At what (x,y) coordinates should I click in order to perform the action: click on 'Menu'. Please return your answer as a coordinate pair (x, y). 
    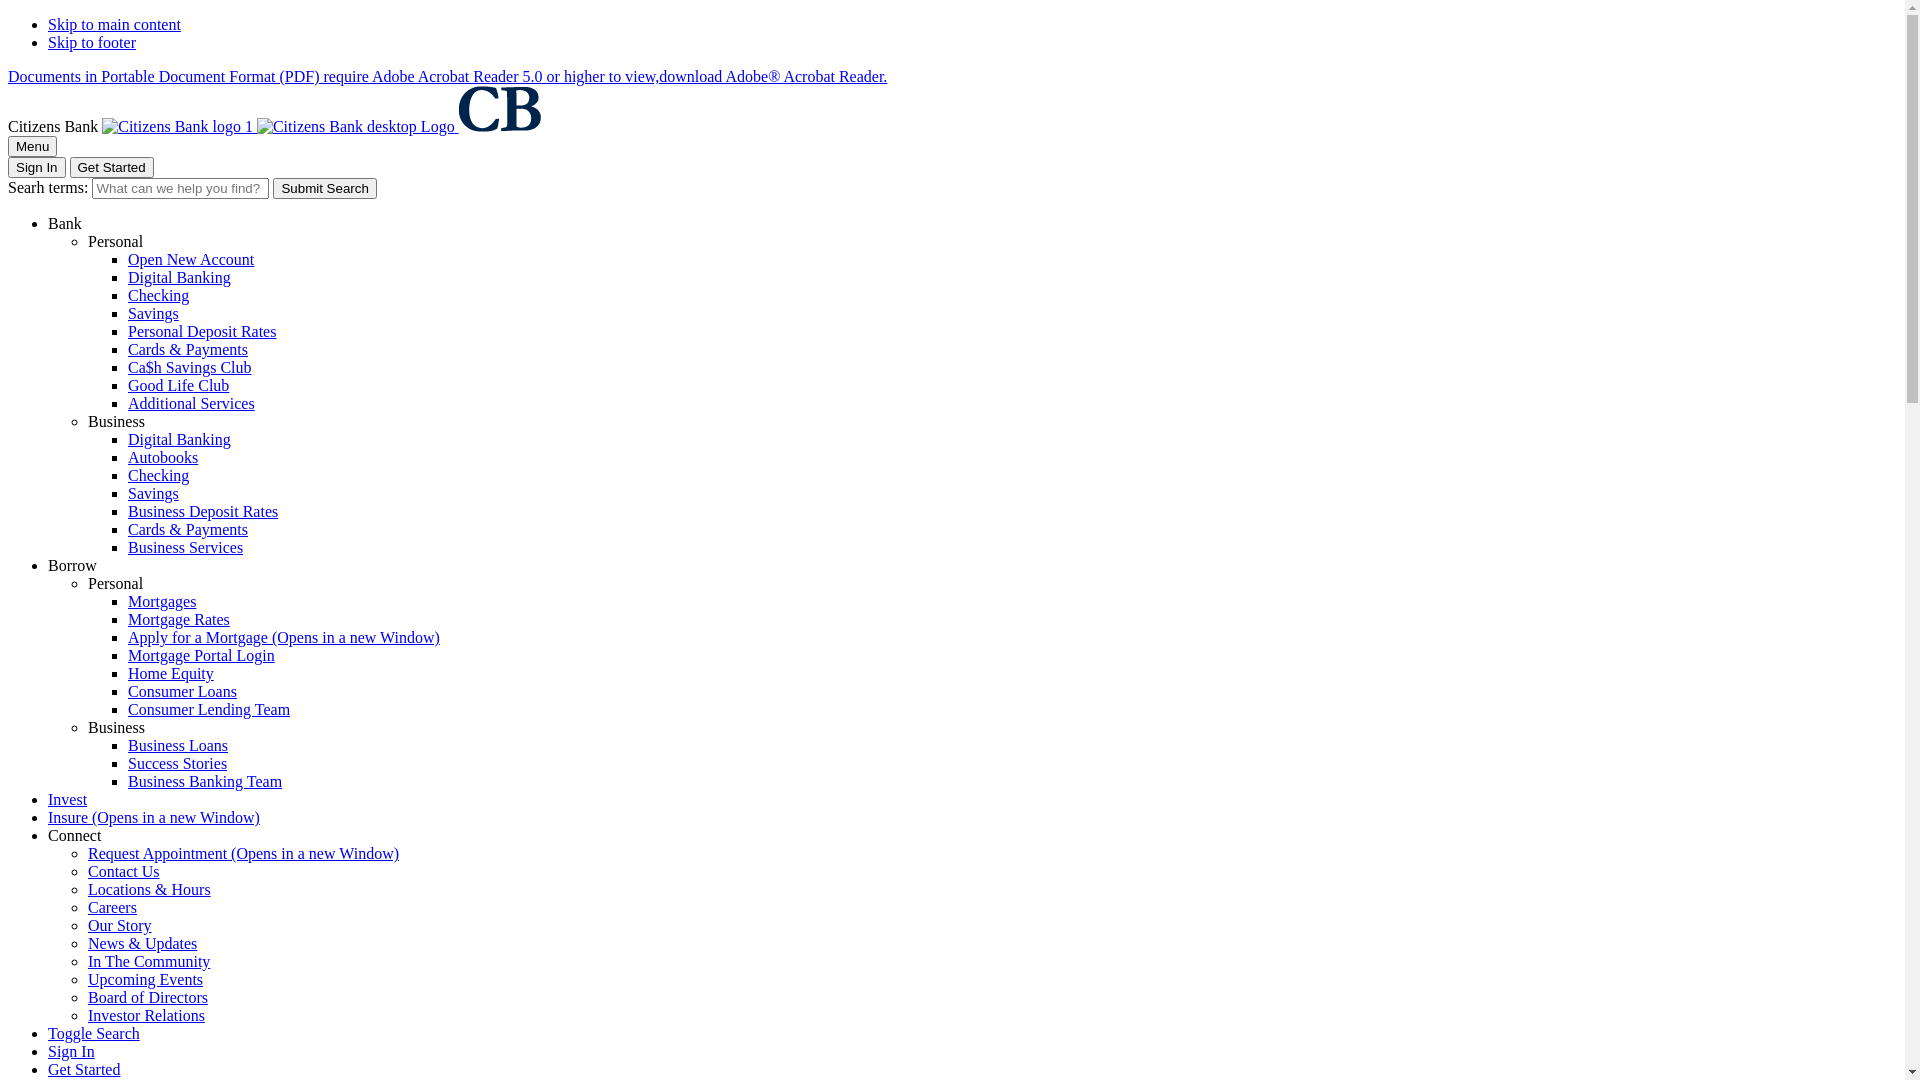
    Looking at the image, I should click on (32, 145).